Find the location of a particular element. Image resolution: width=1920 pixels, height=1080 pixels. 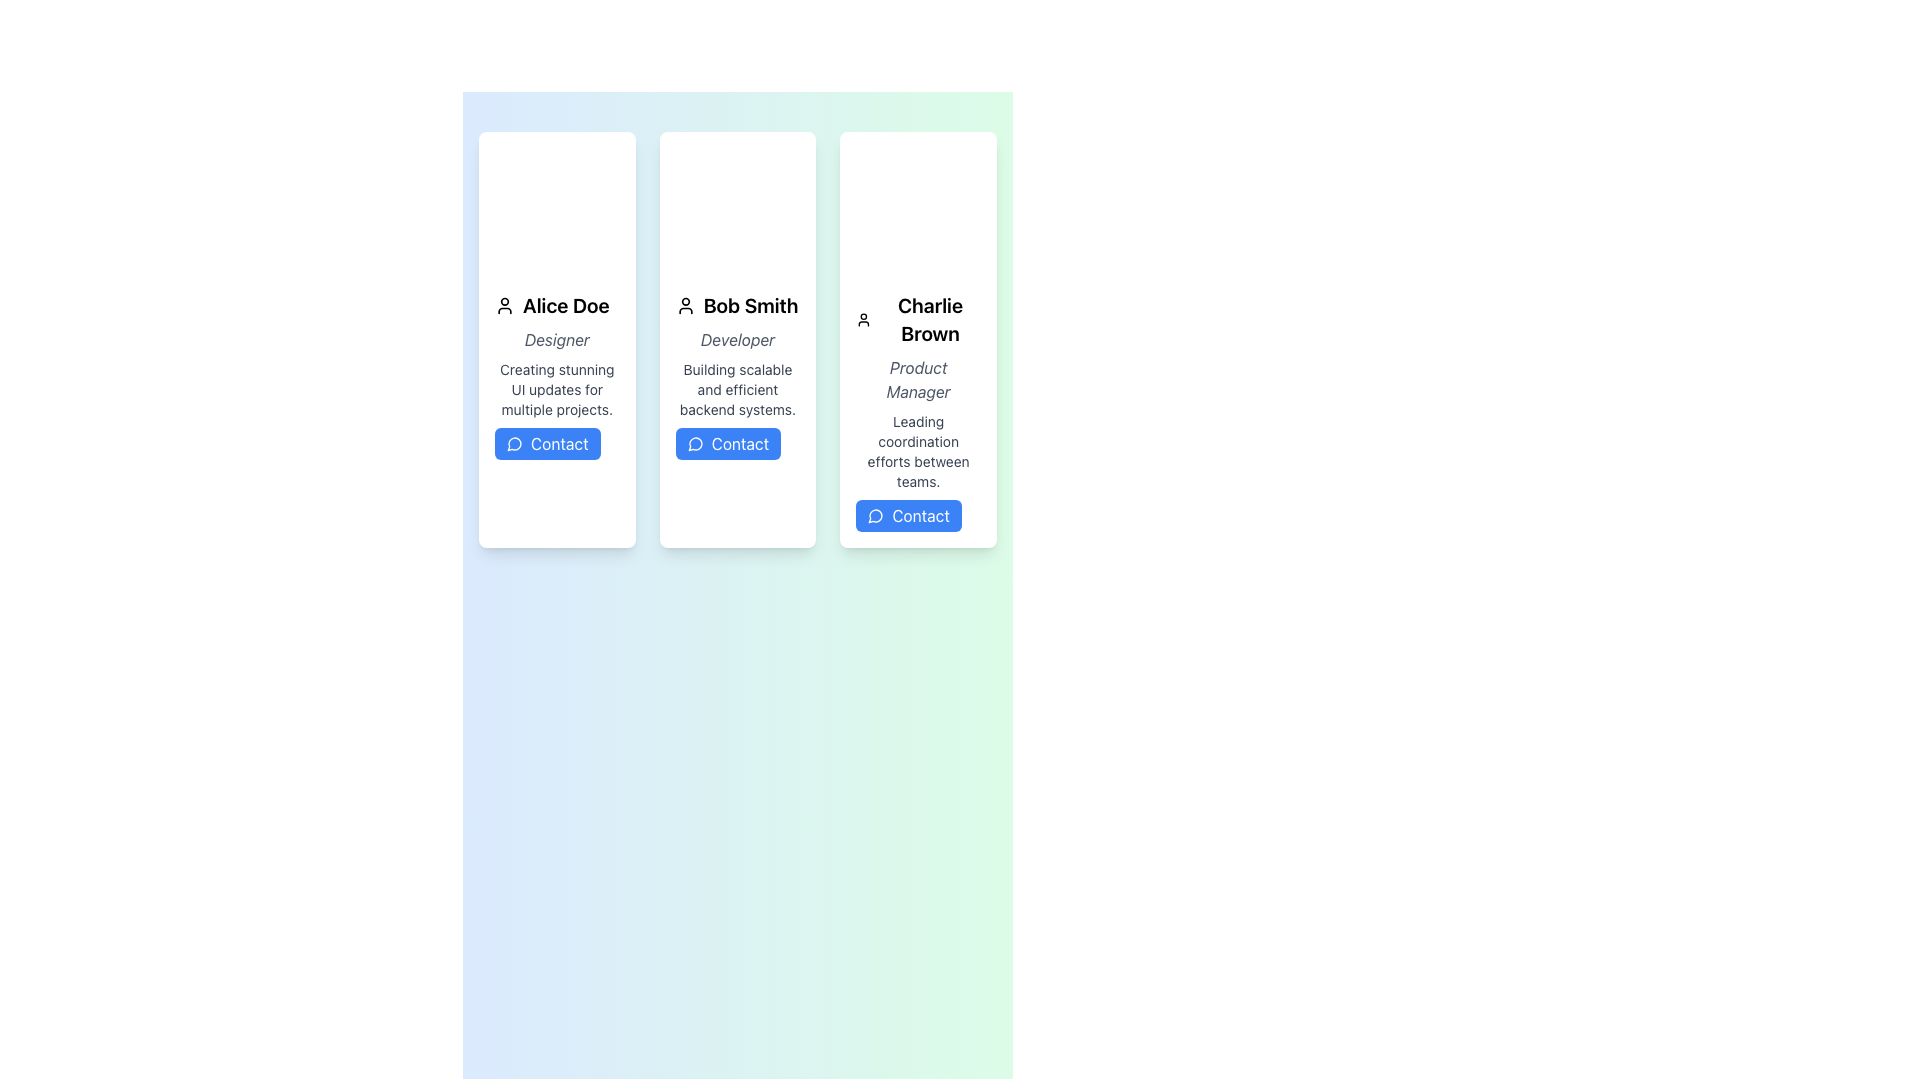

the static text label that reads 'Building scalable and efficient backend systems', which is positioned below 'Bob Smith' and above the 'Contact' button is located at coordinates (737, 389).